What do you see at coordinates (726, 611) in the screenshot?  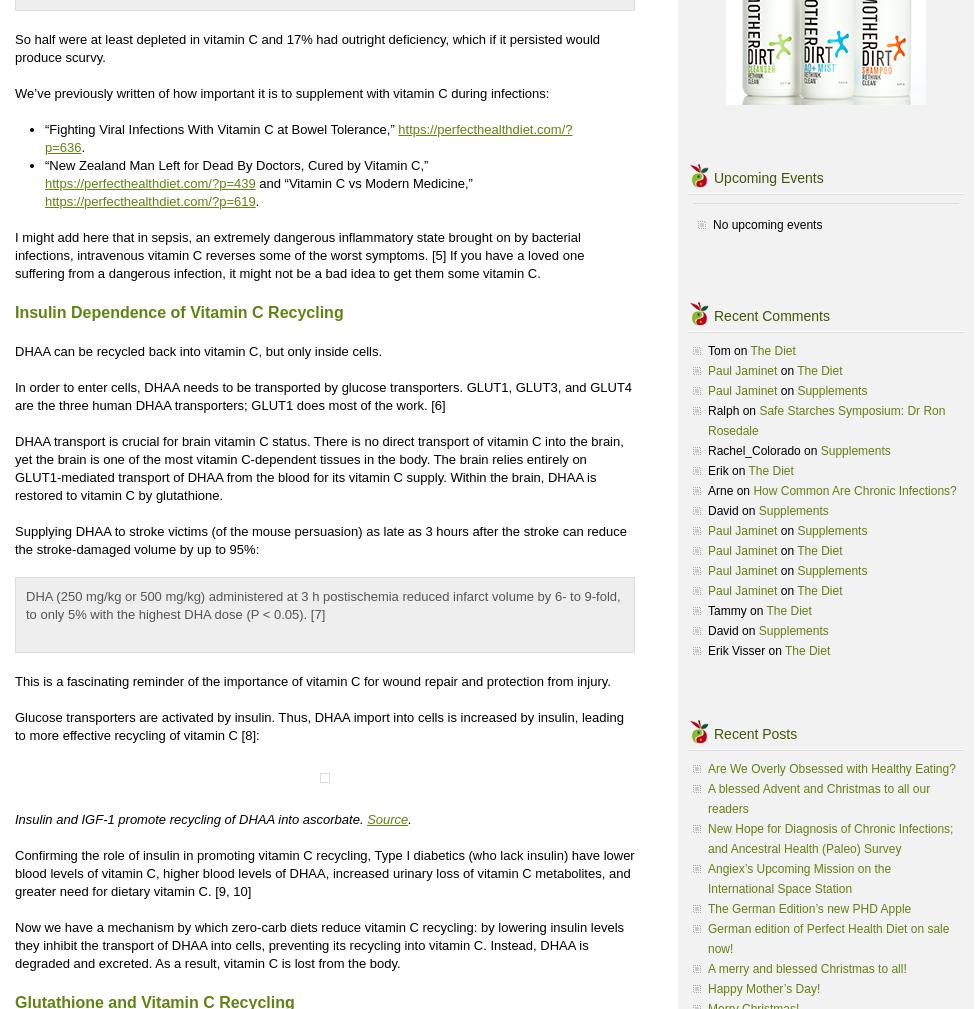 I see `'Tammy'` at bounding box center [726, 611].